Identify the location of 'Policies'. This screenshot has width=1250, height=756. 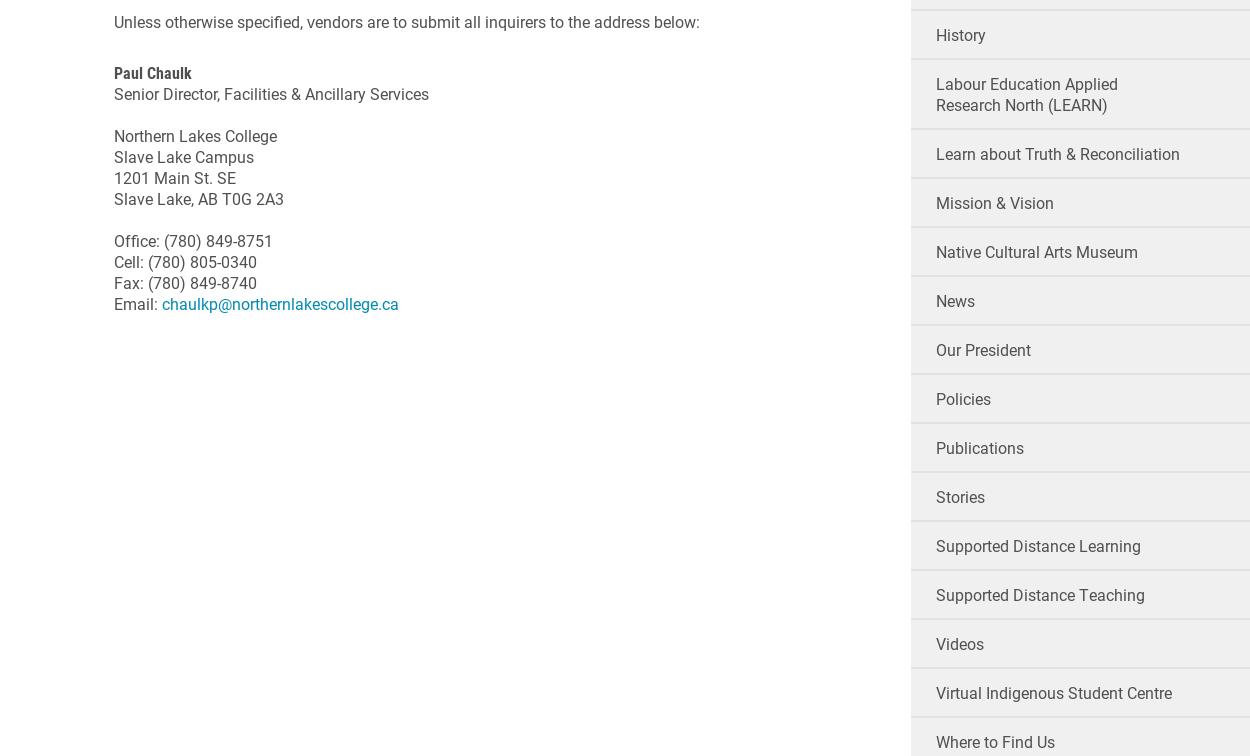
(935, 398).